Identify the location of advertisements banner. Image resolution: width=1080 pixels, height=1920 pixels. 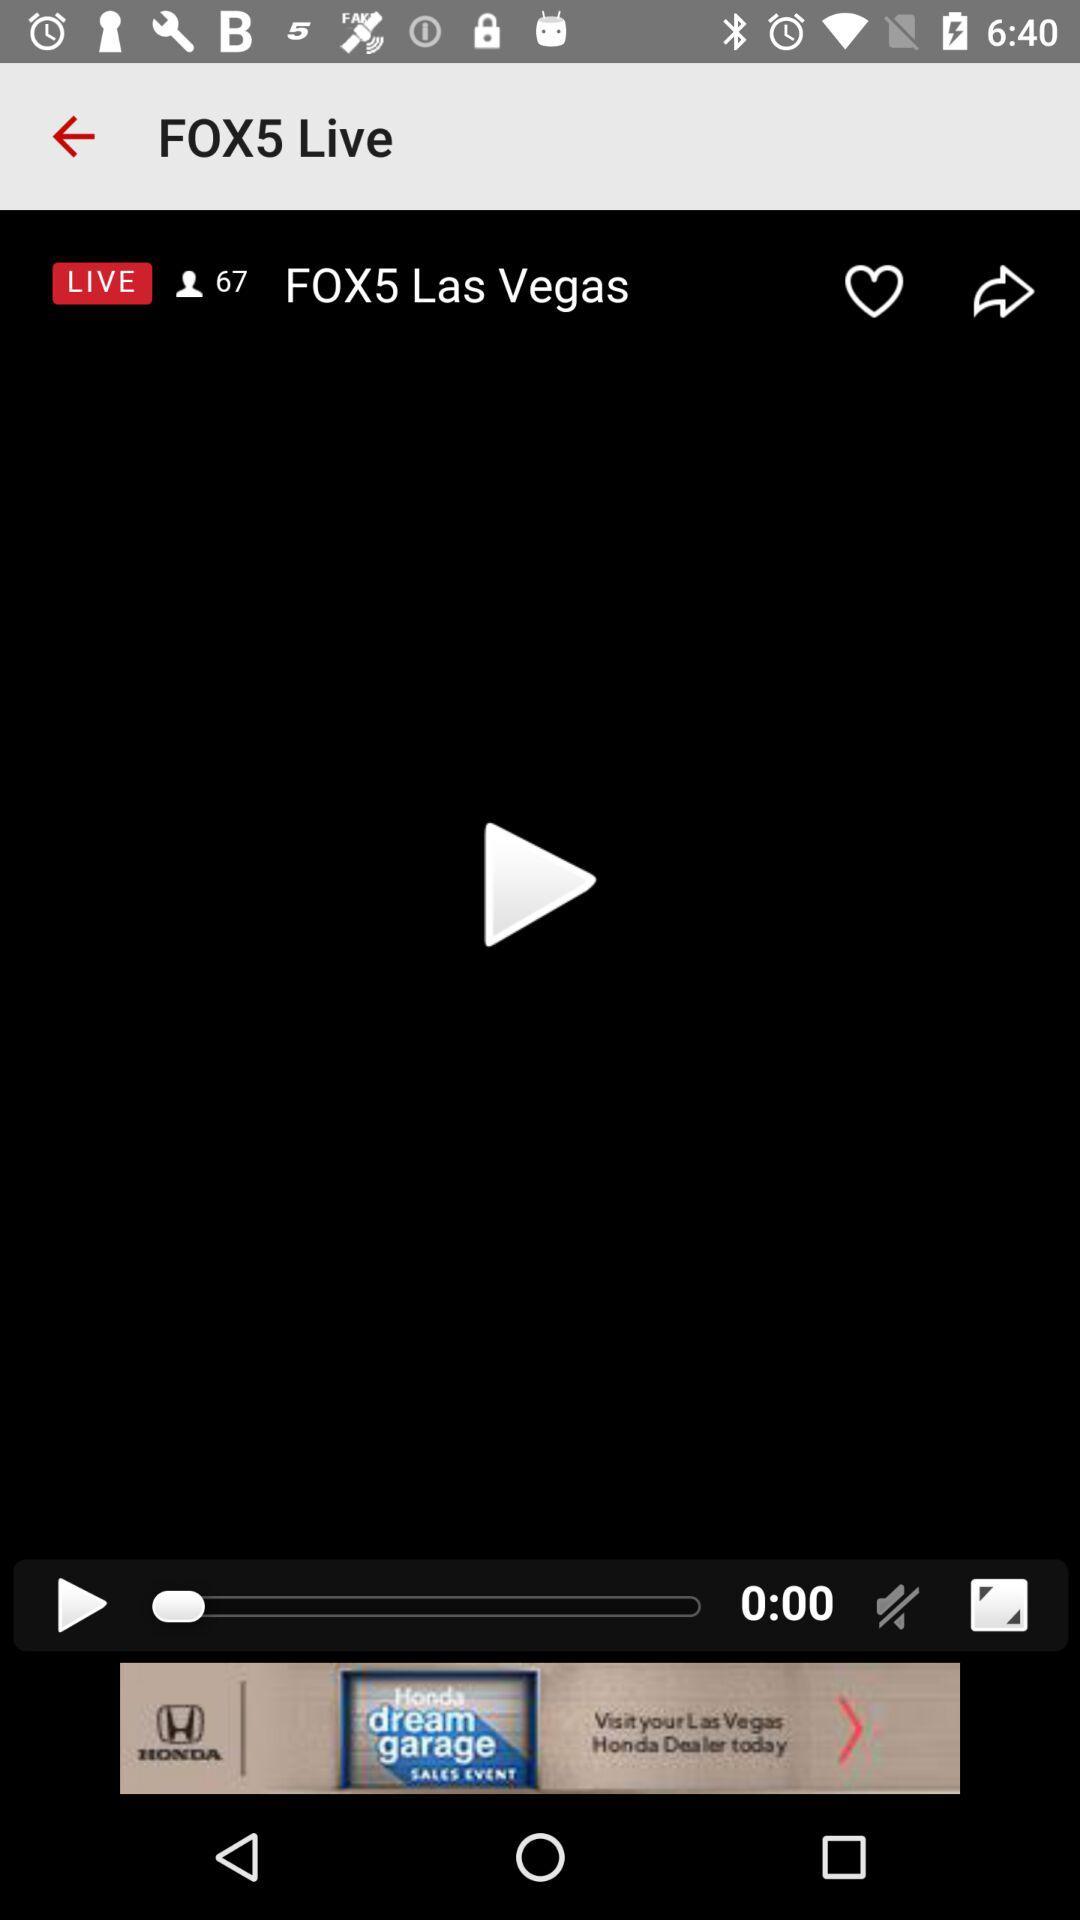
(540, 1727).